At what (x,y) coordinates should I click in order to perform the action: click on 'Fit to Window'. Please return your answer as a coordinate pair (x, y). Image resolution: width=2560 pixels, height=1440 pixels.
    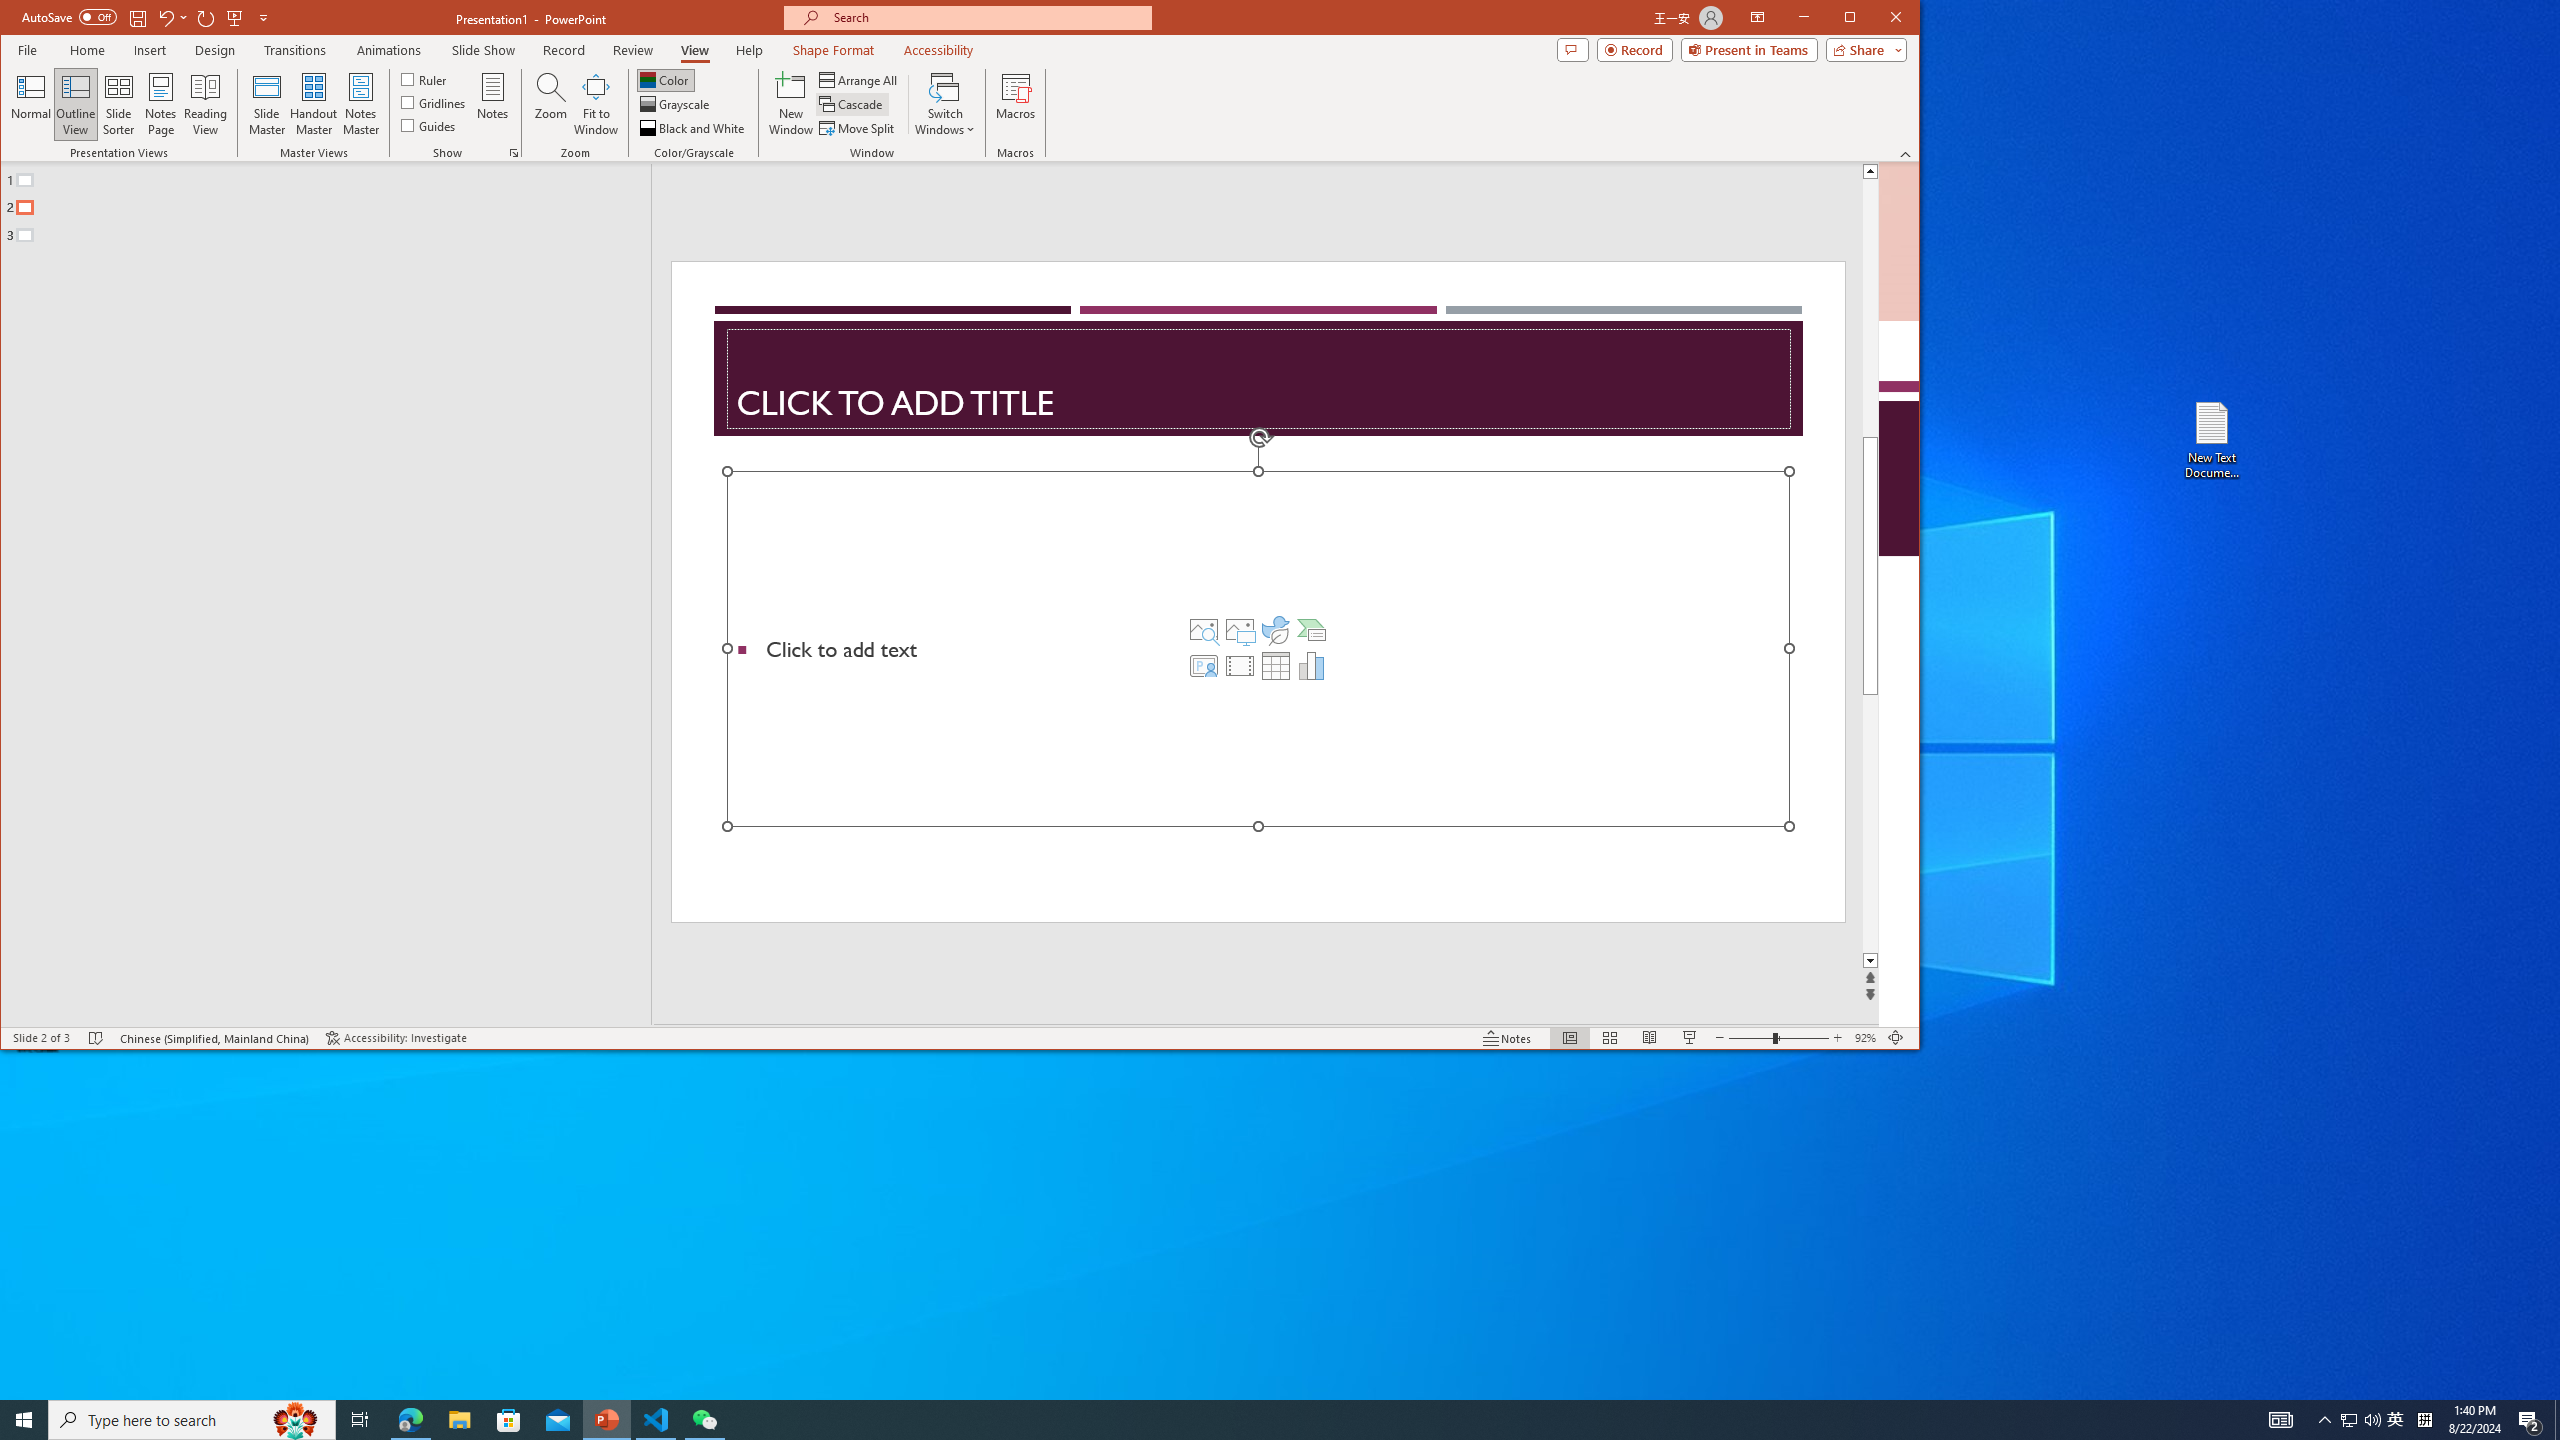
    Looking at the image, I should click on (595, 103).